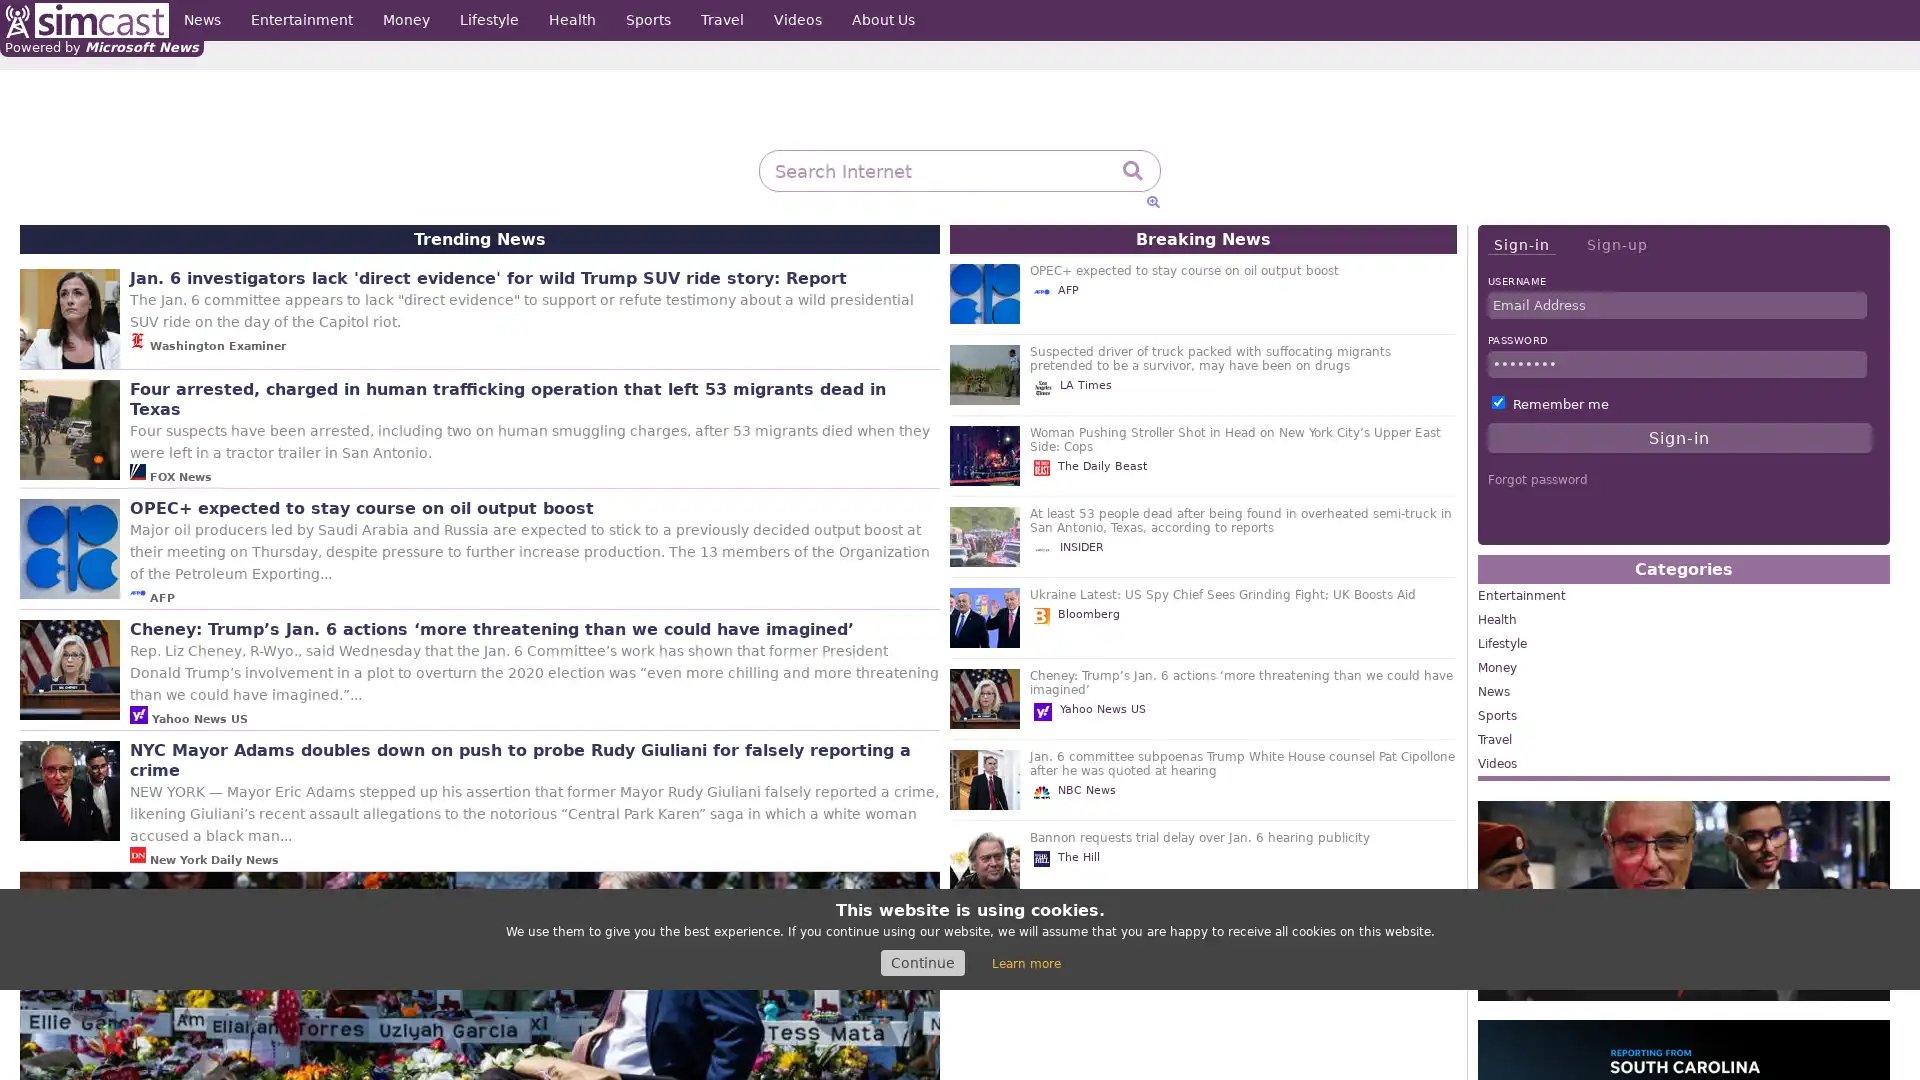 The height and width of the screenshot is (1080, 1920). Describe the element at coordinates (1616, 244) in the screenshot. I see `Sign-up` at that location.